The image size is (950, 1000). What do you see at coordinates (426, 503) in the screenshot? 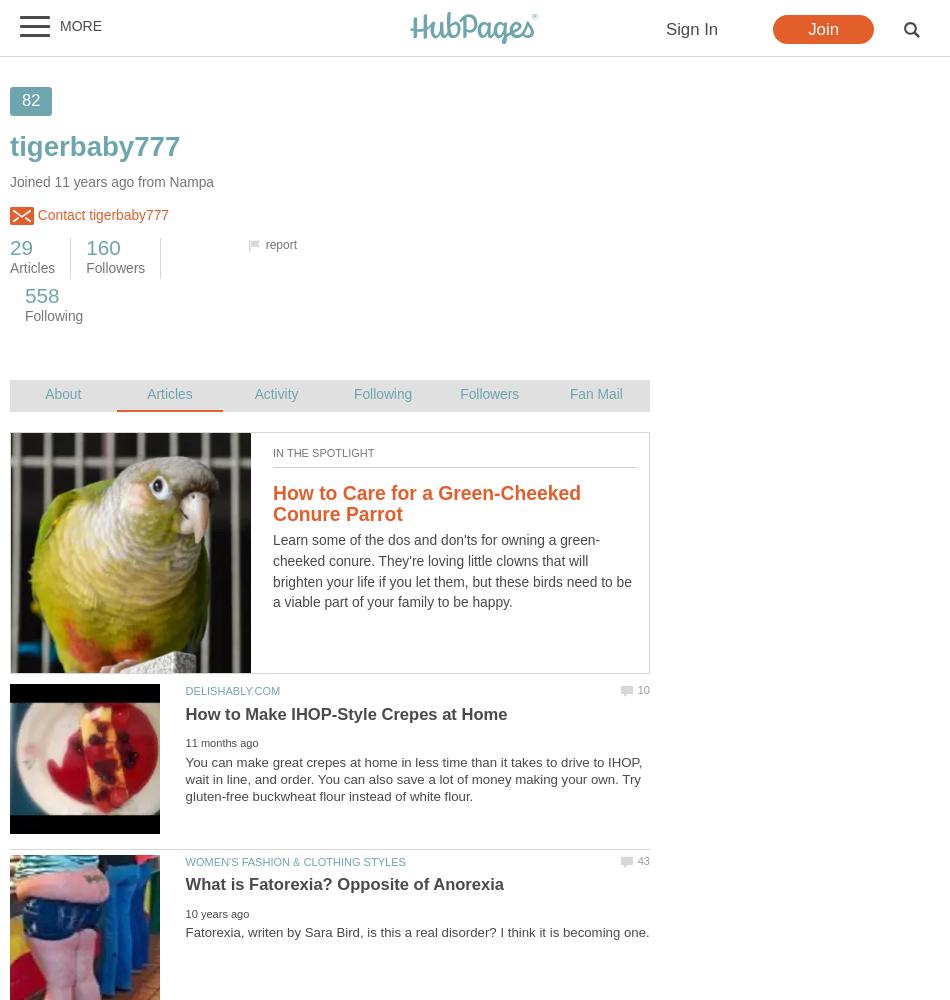
I see `'How to Care for a Green-Cheeked Conure Parrot'` at bounding box center [426, 503].